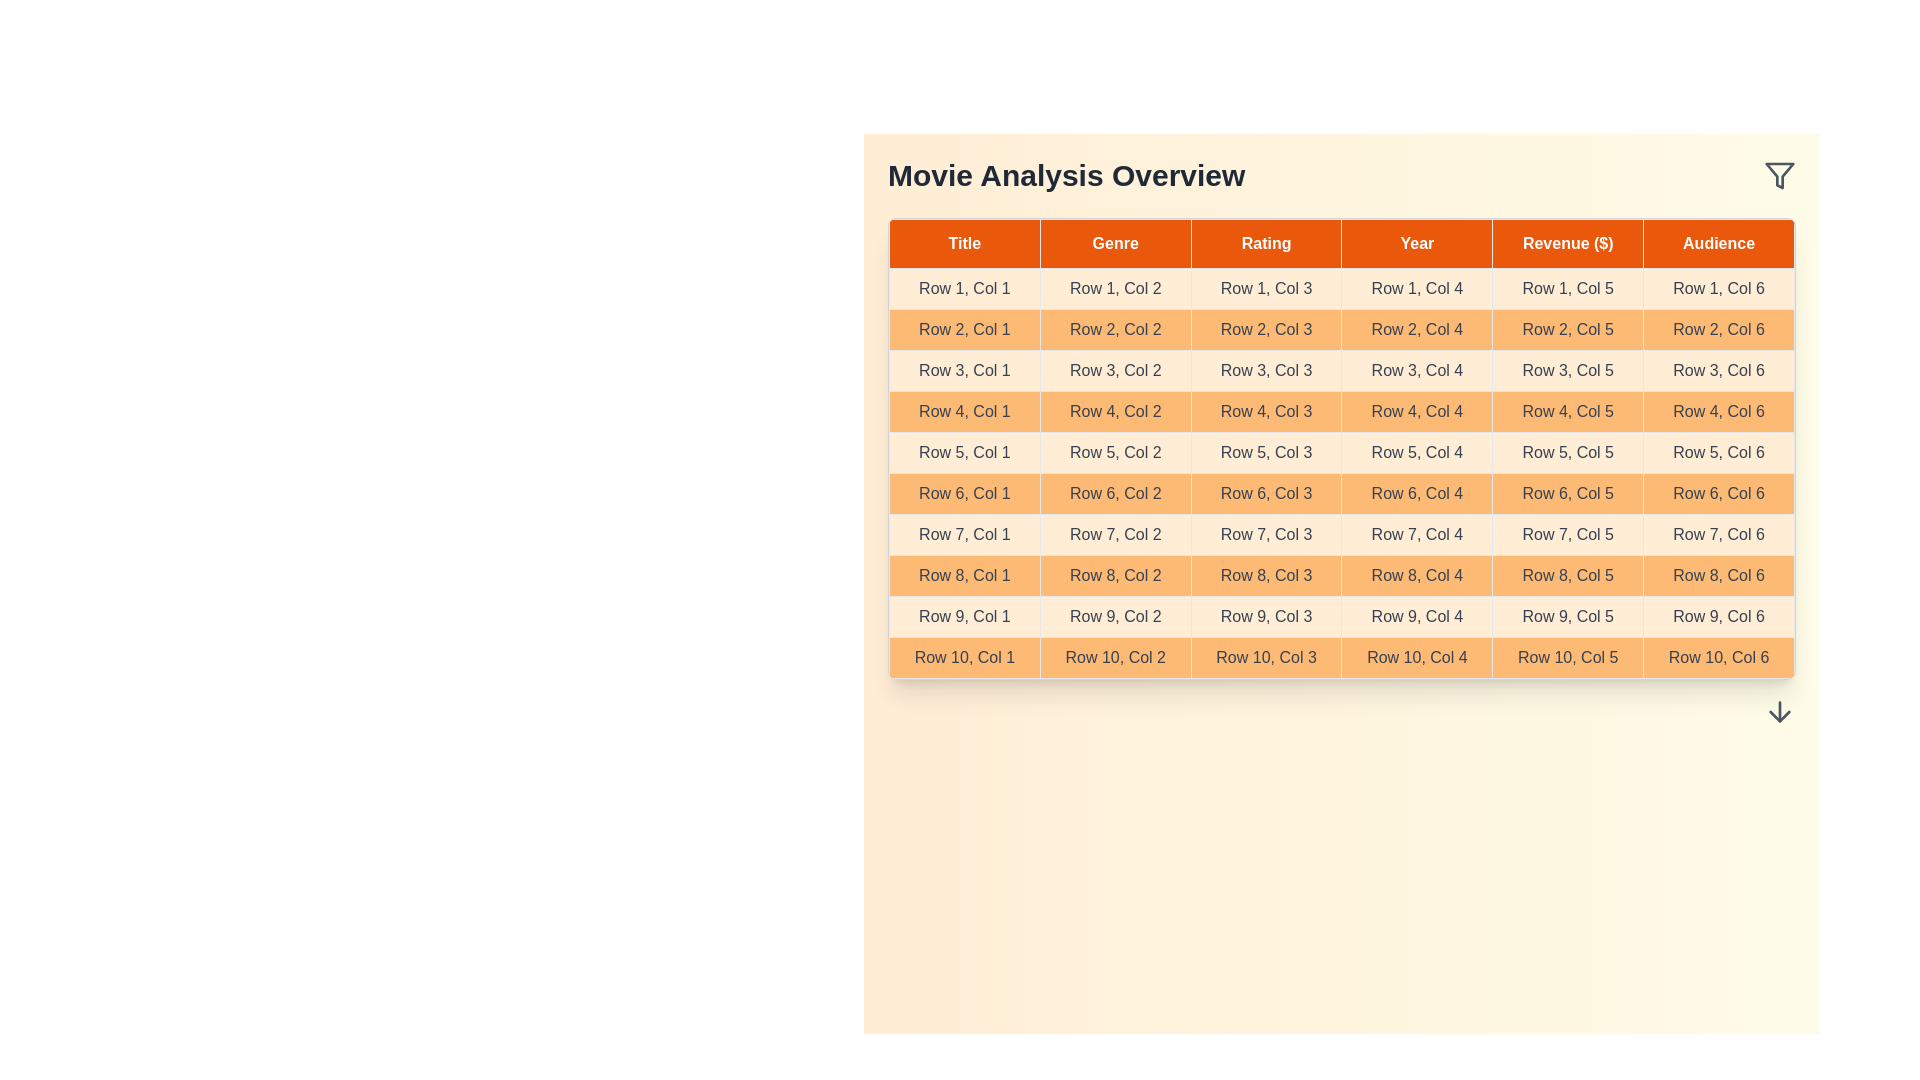 The height and width of the screenshot is (1080, 1920). I want to click on the header cell labeled Rating to sort the column, so click(1265, 242).